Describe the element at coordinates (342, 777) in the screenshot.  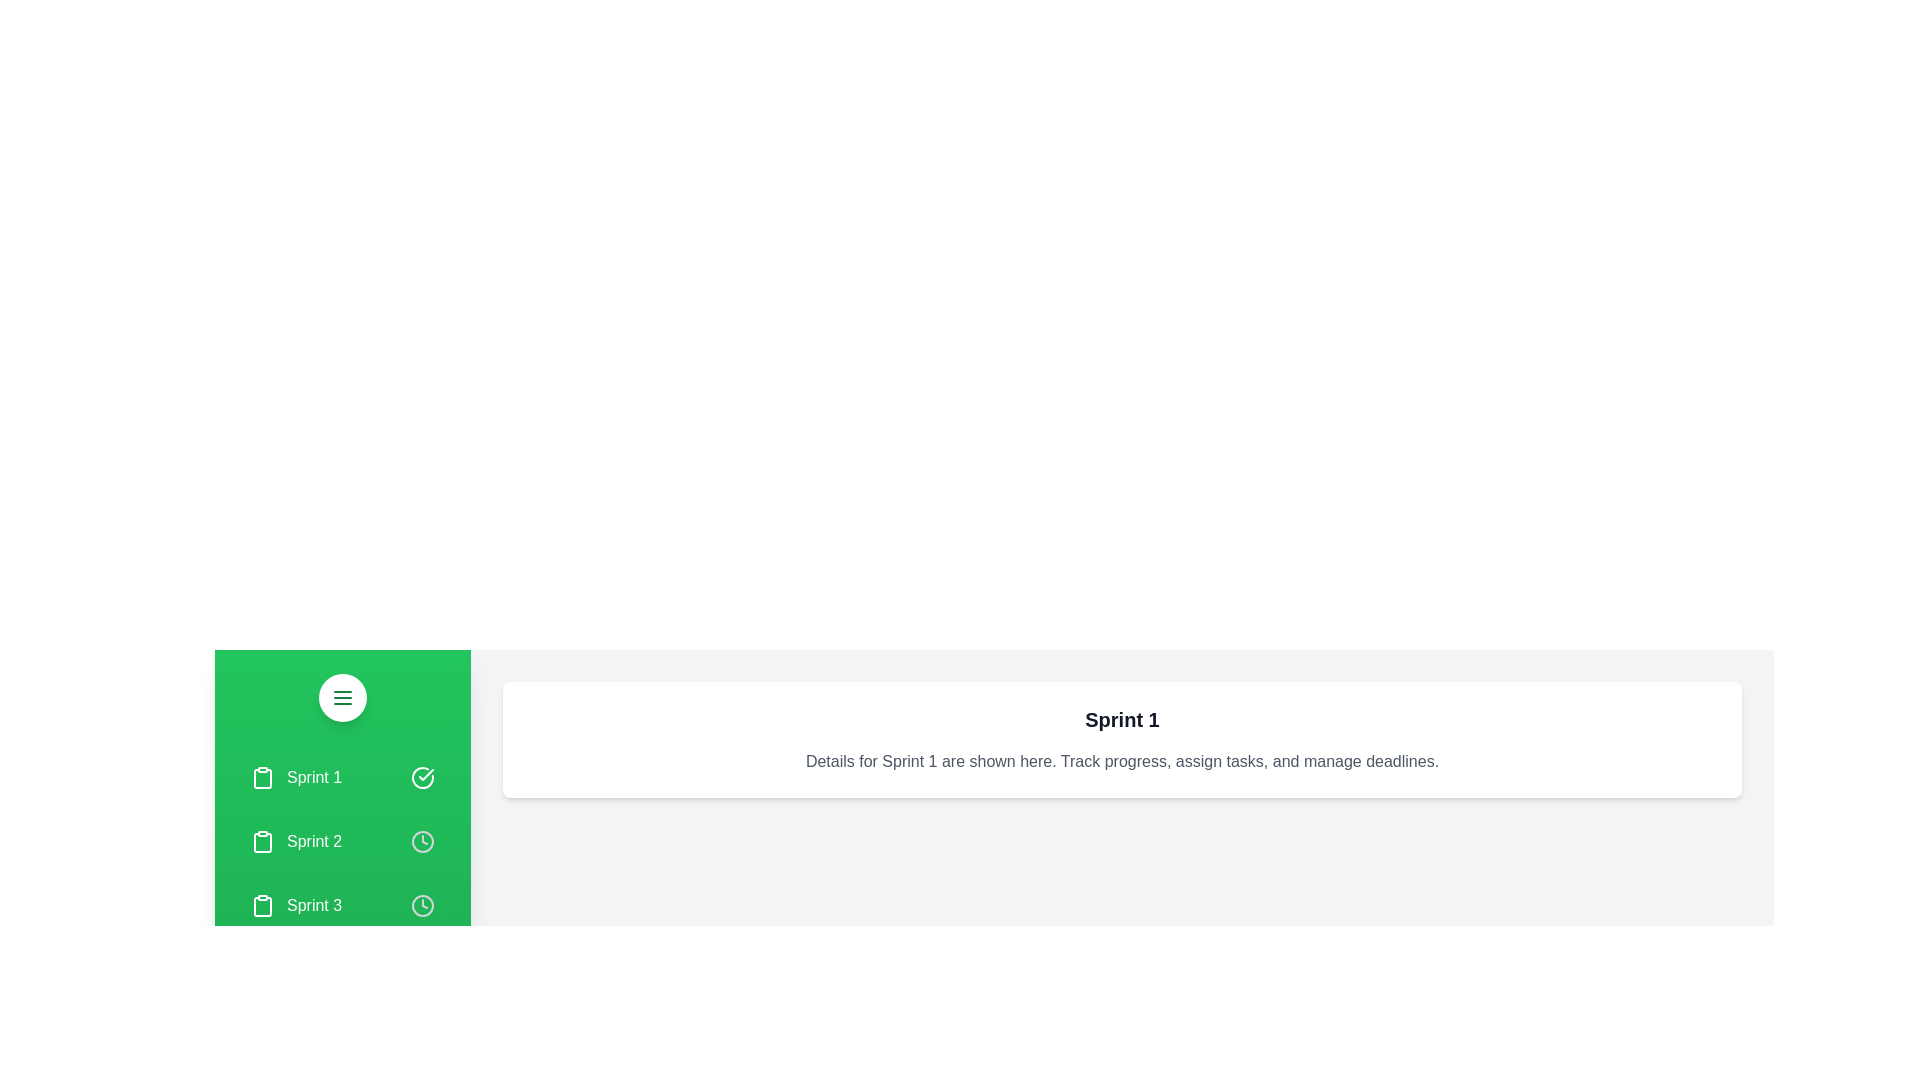
I see `the sprint item Sprint 1 to see the highlight effect` at that location.